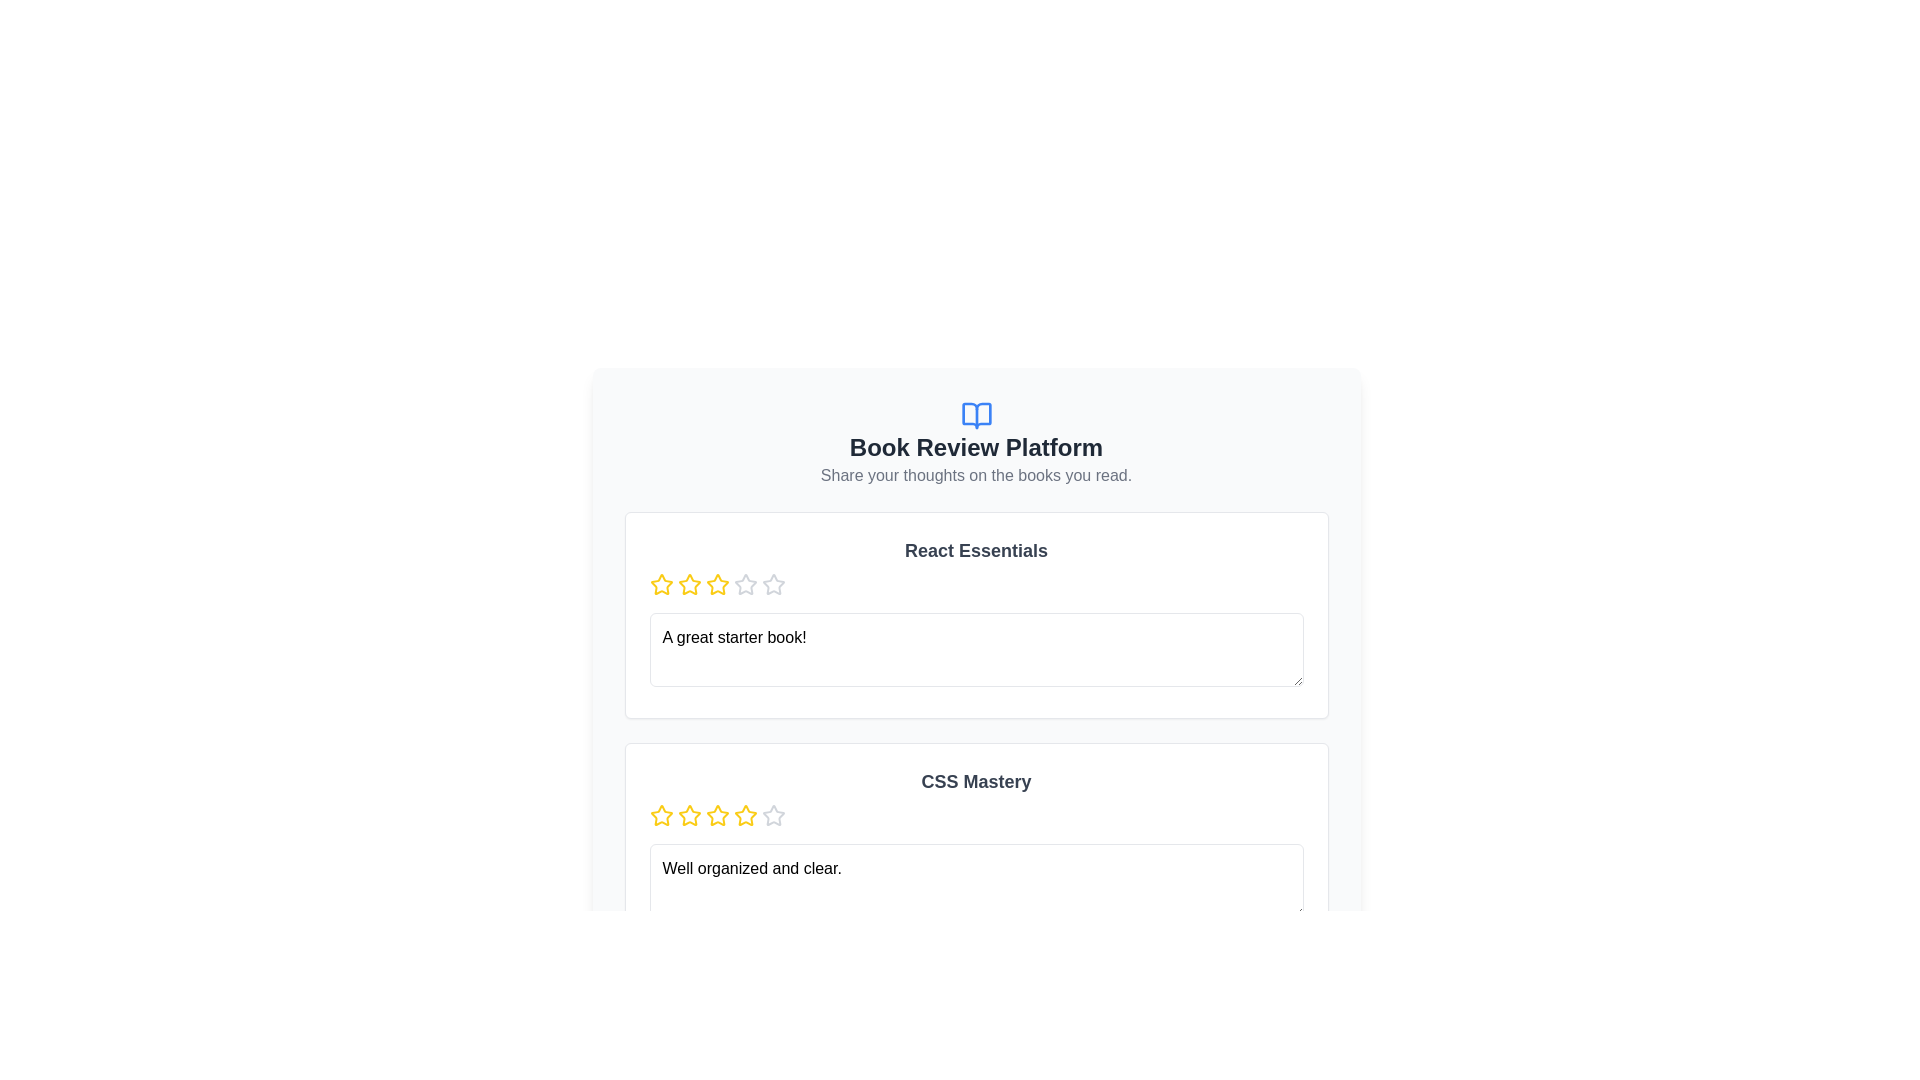 This screenshot has height=1080, width=1920. What do you see at coordinates (744, 584) in the screenshot?
I see `the third star icon in the rating system within the 'React Essentials' review section to rate it` at bounding box center [744, 584].